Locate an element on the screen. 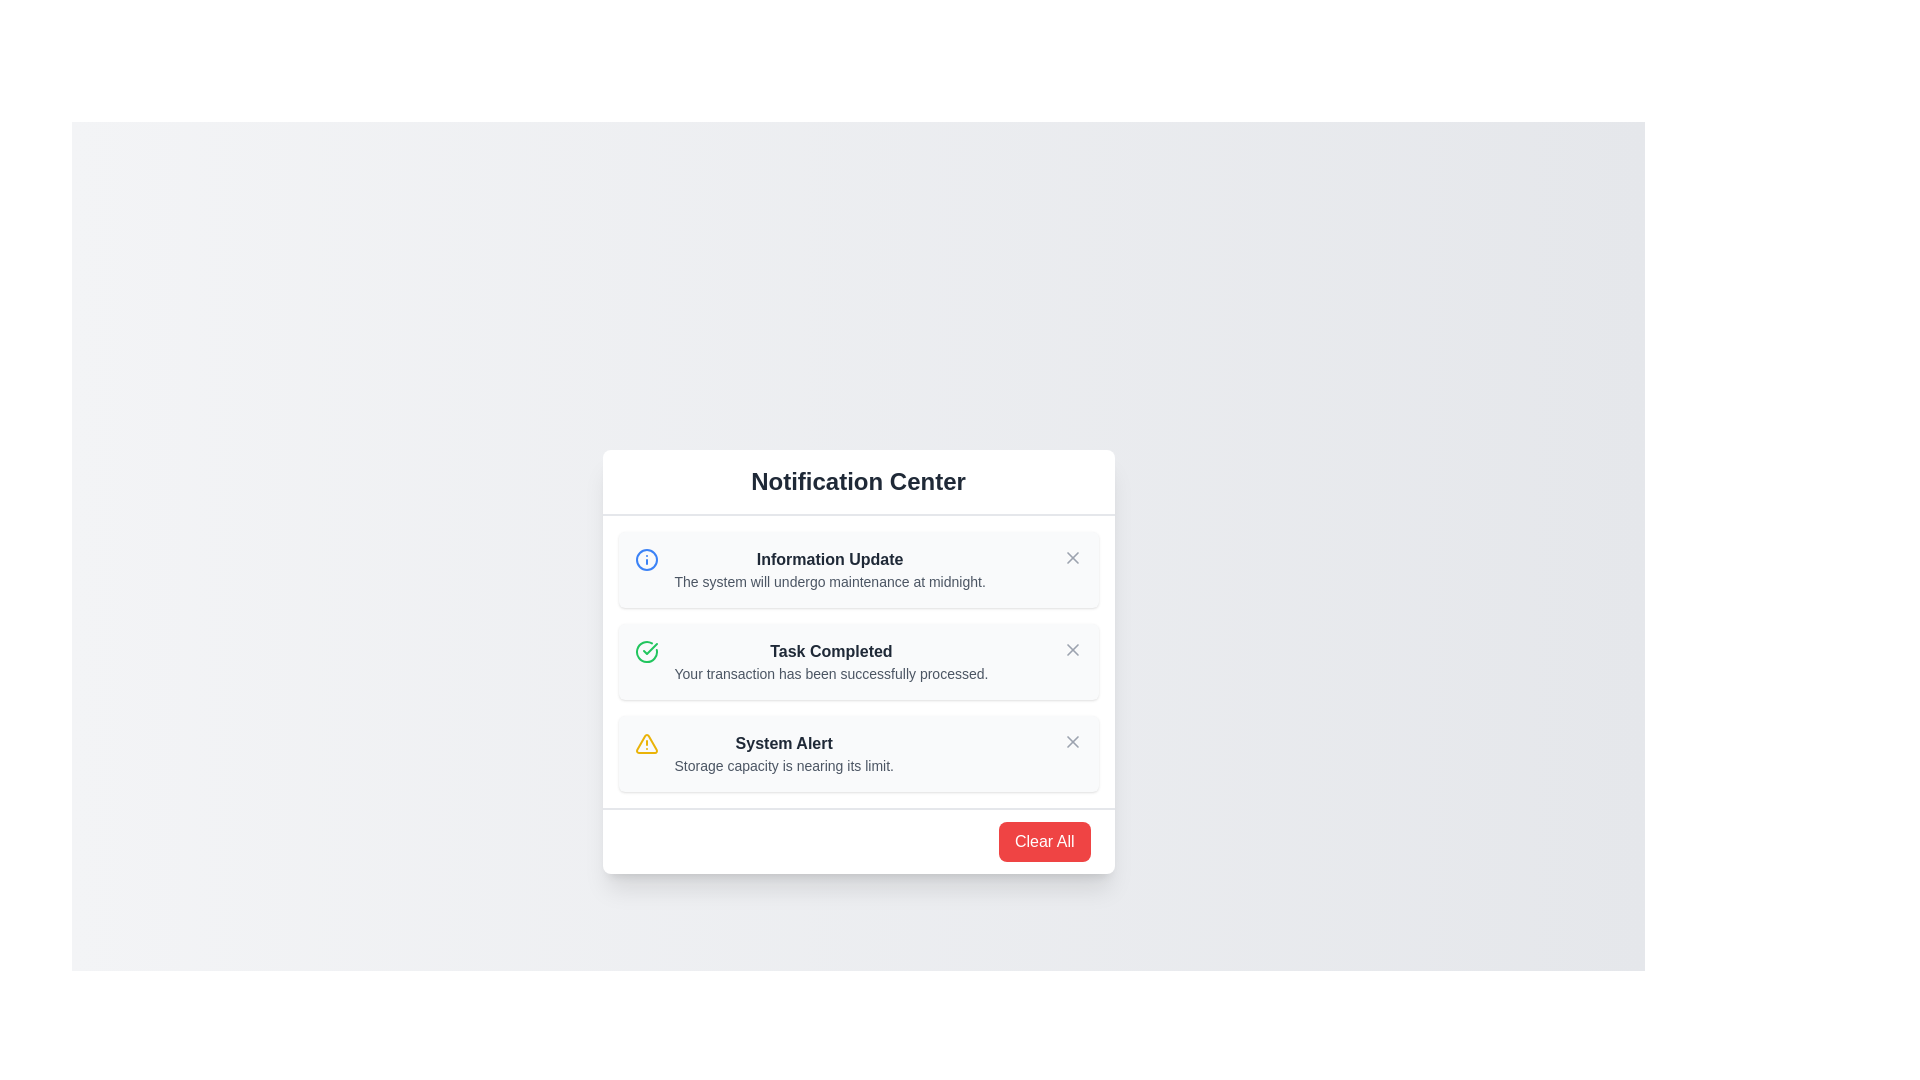 This screenshot has width=1920, height=1080. notification message in the second card of the 'Notification Center' section that informs about the successful completion of a transaction is located at coordinates (831, 662).